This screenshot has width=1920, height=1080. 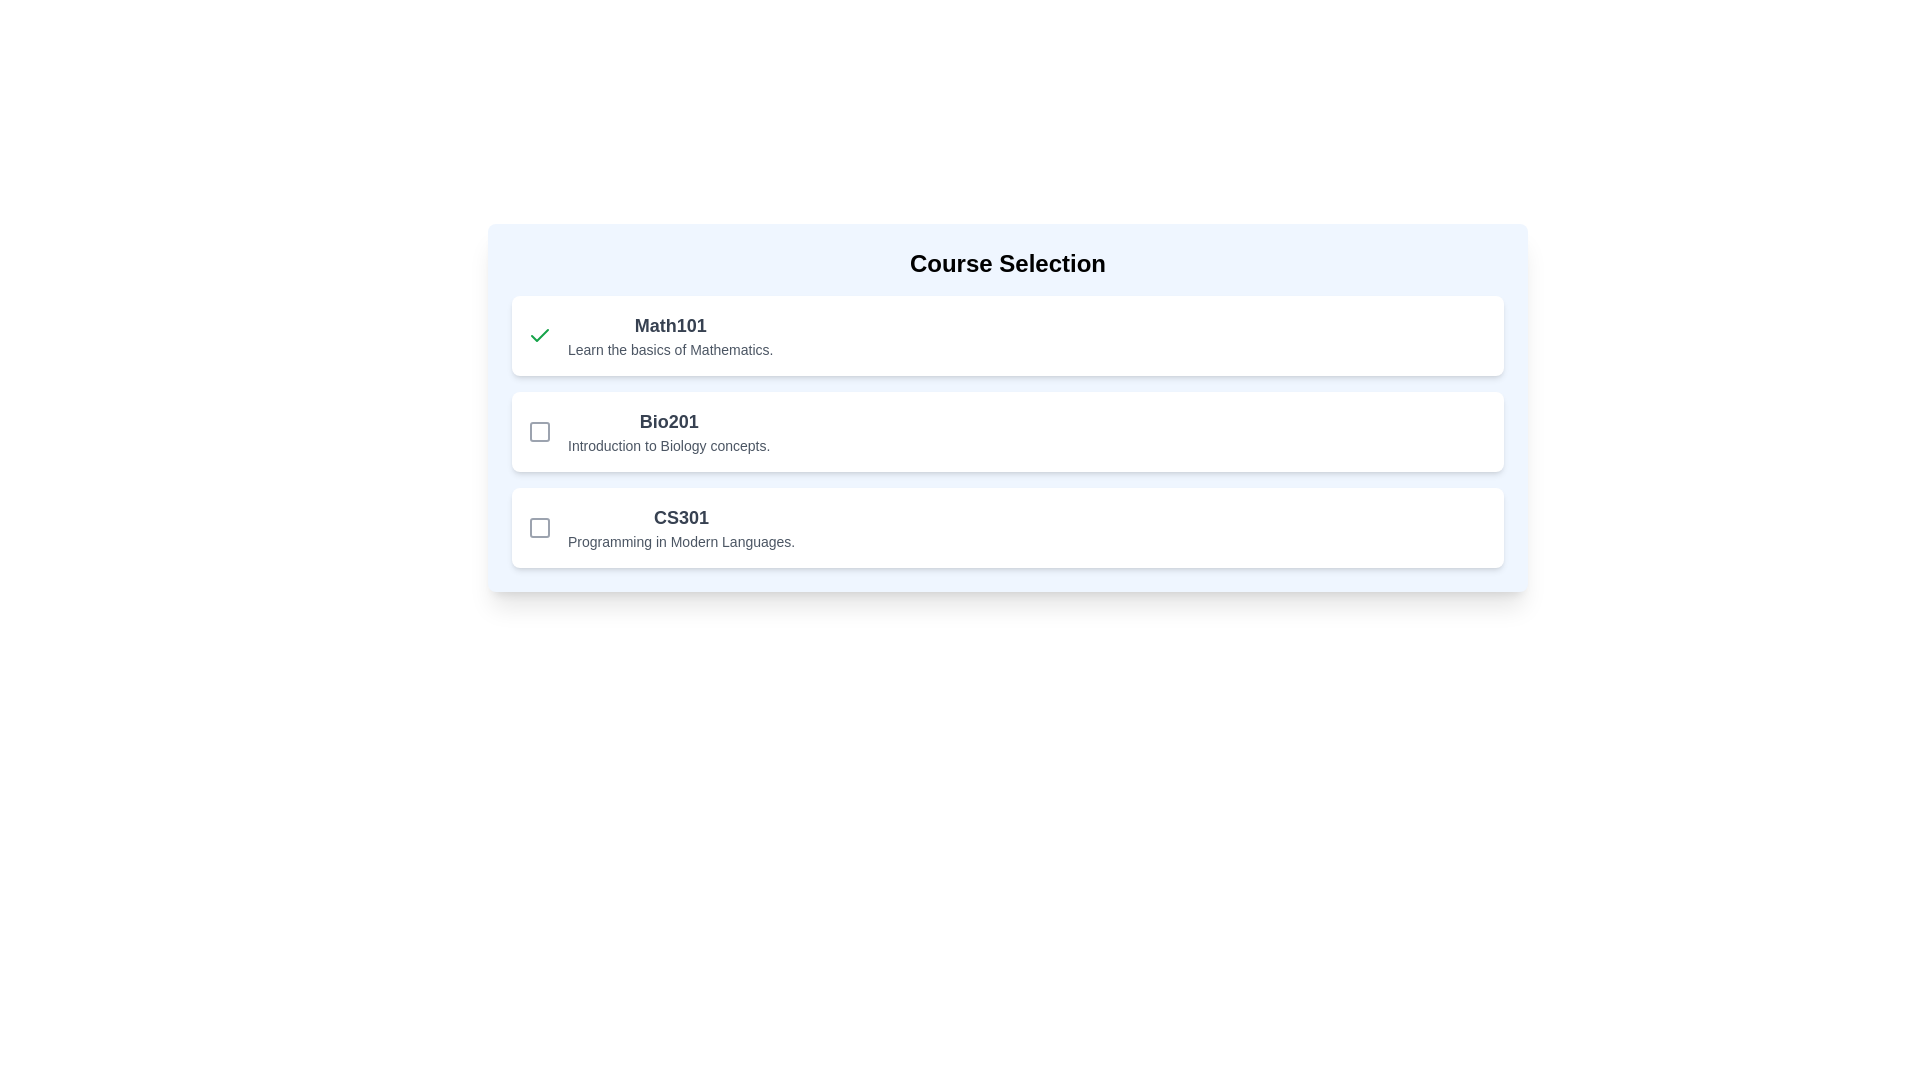 I want to click on the green checkmark icon located inside the checkbox to the left of the 'Math101' course name, so click(x=539, y=334).